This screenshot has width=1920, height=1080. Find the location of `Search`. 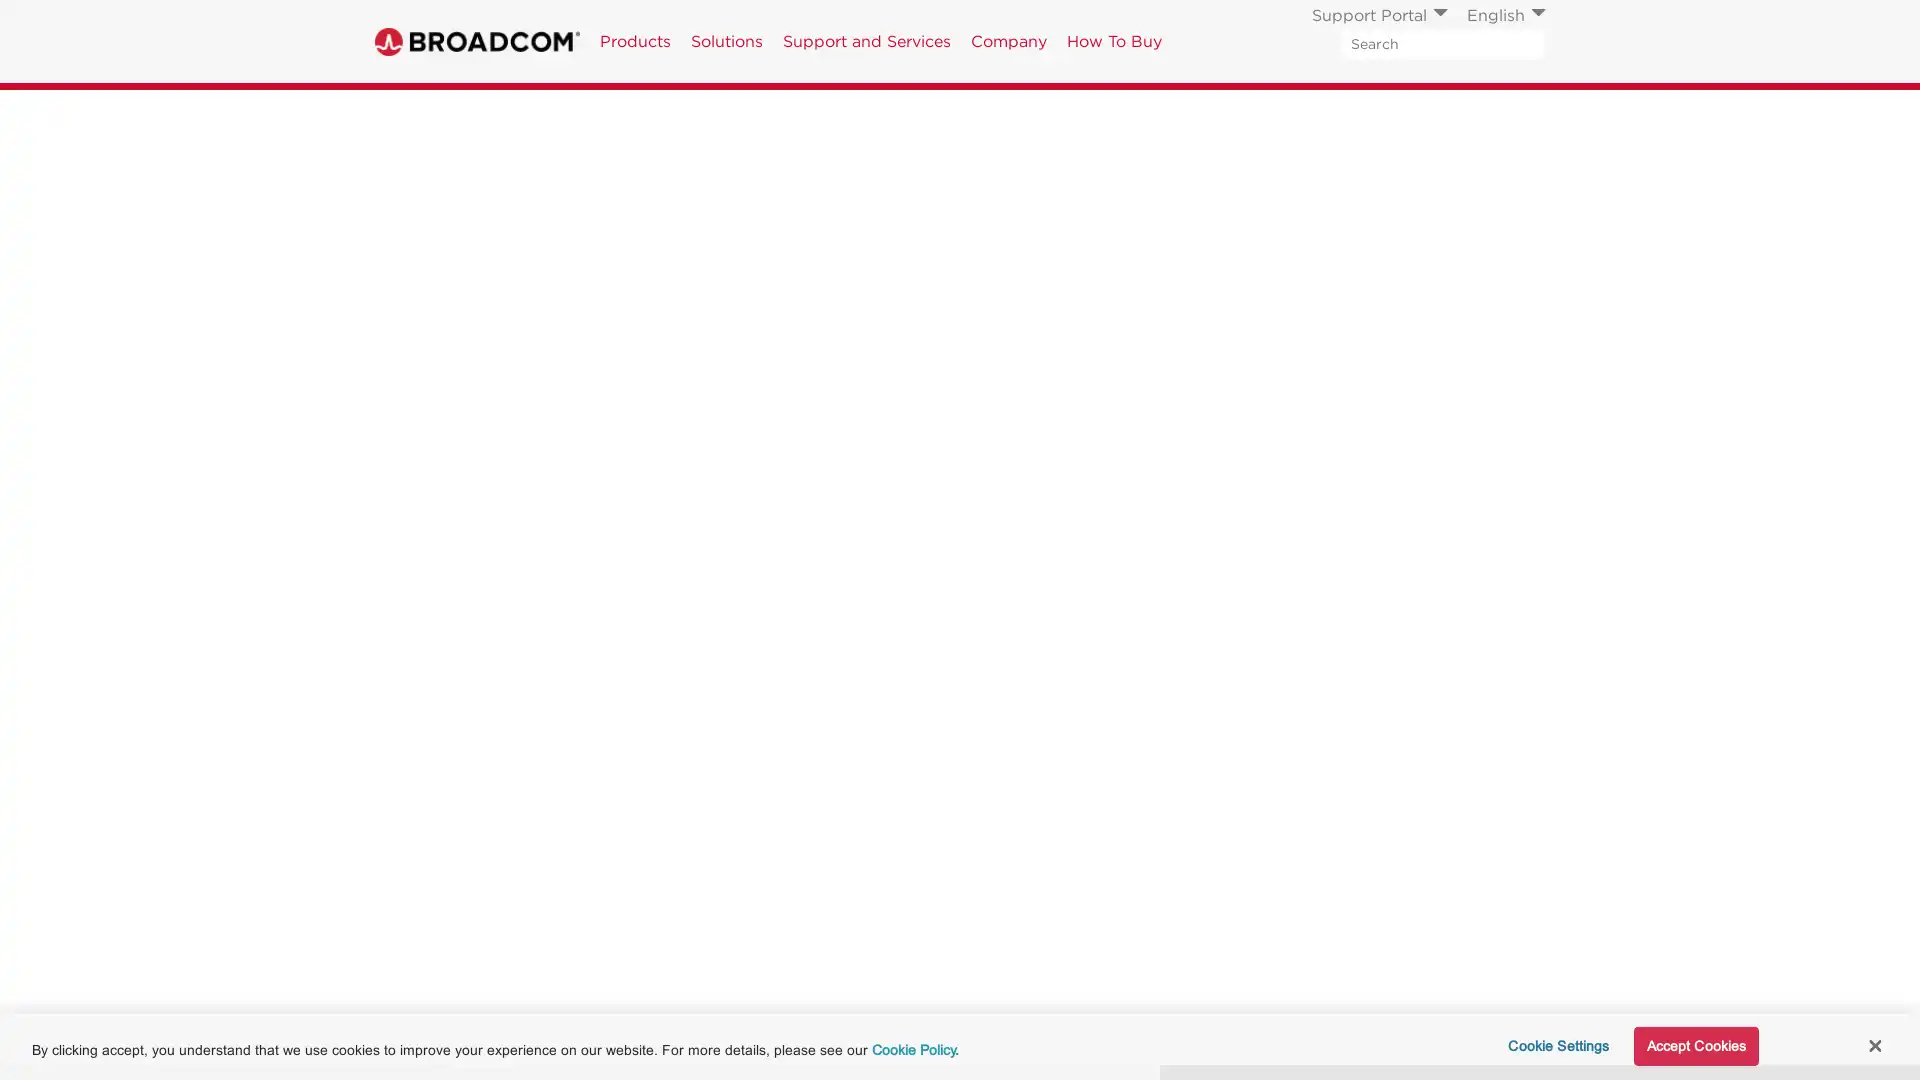

Search is located at coordinates (1529, 43).